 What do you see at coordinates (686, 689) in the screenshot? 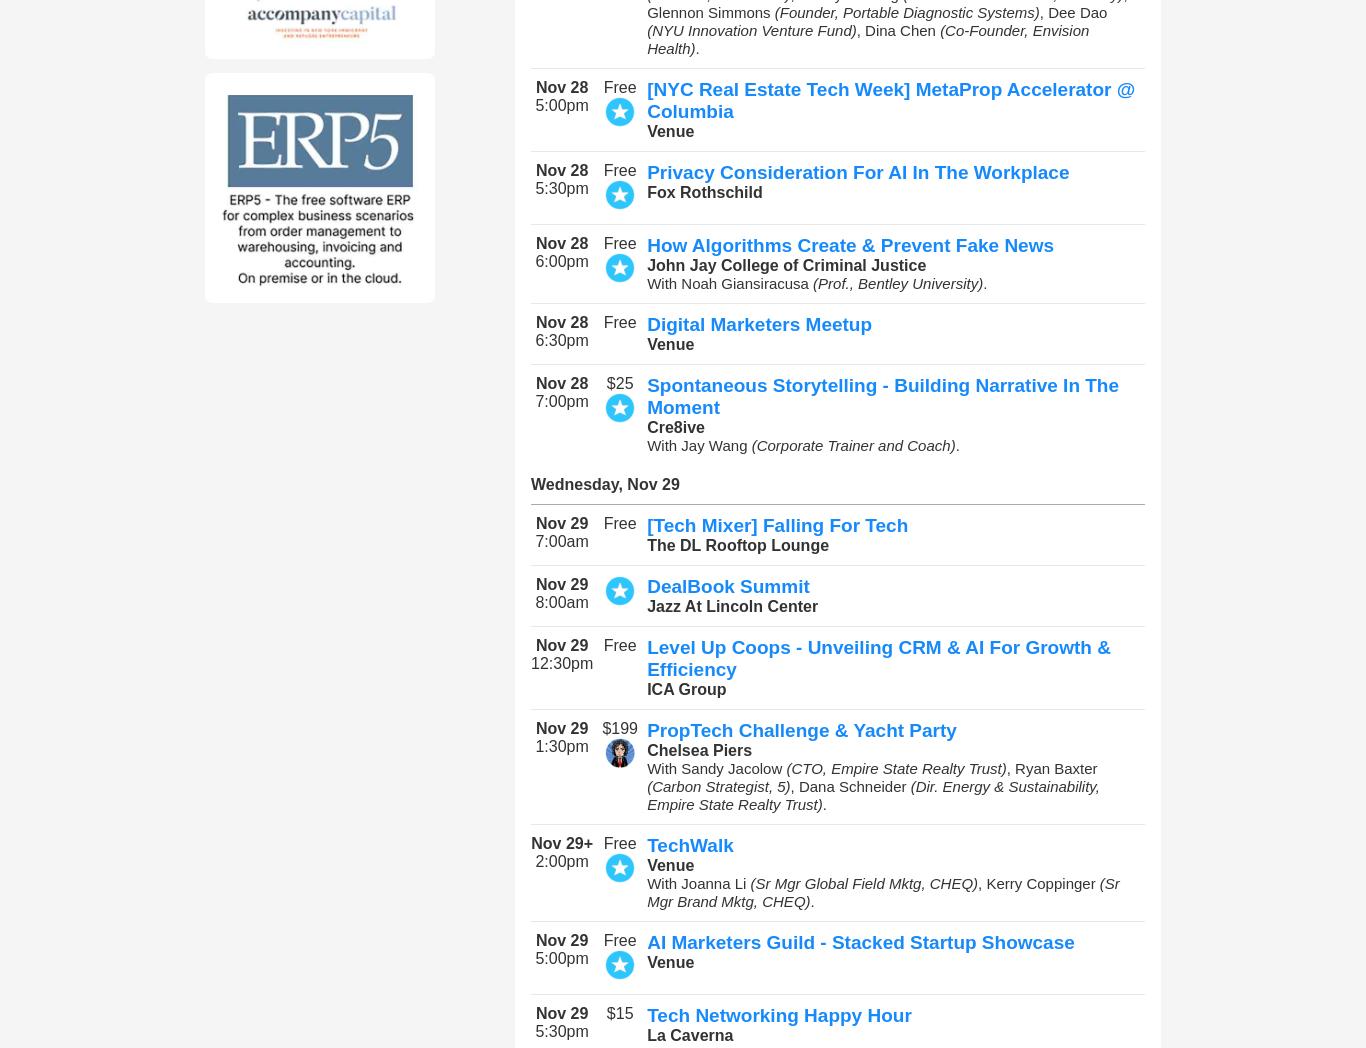
I see `'ICA Group'` at bounding box center [686, 689].